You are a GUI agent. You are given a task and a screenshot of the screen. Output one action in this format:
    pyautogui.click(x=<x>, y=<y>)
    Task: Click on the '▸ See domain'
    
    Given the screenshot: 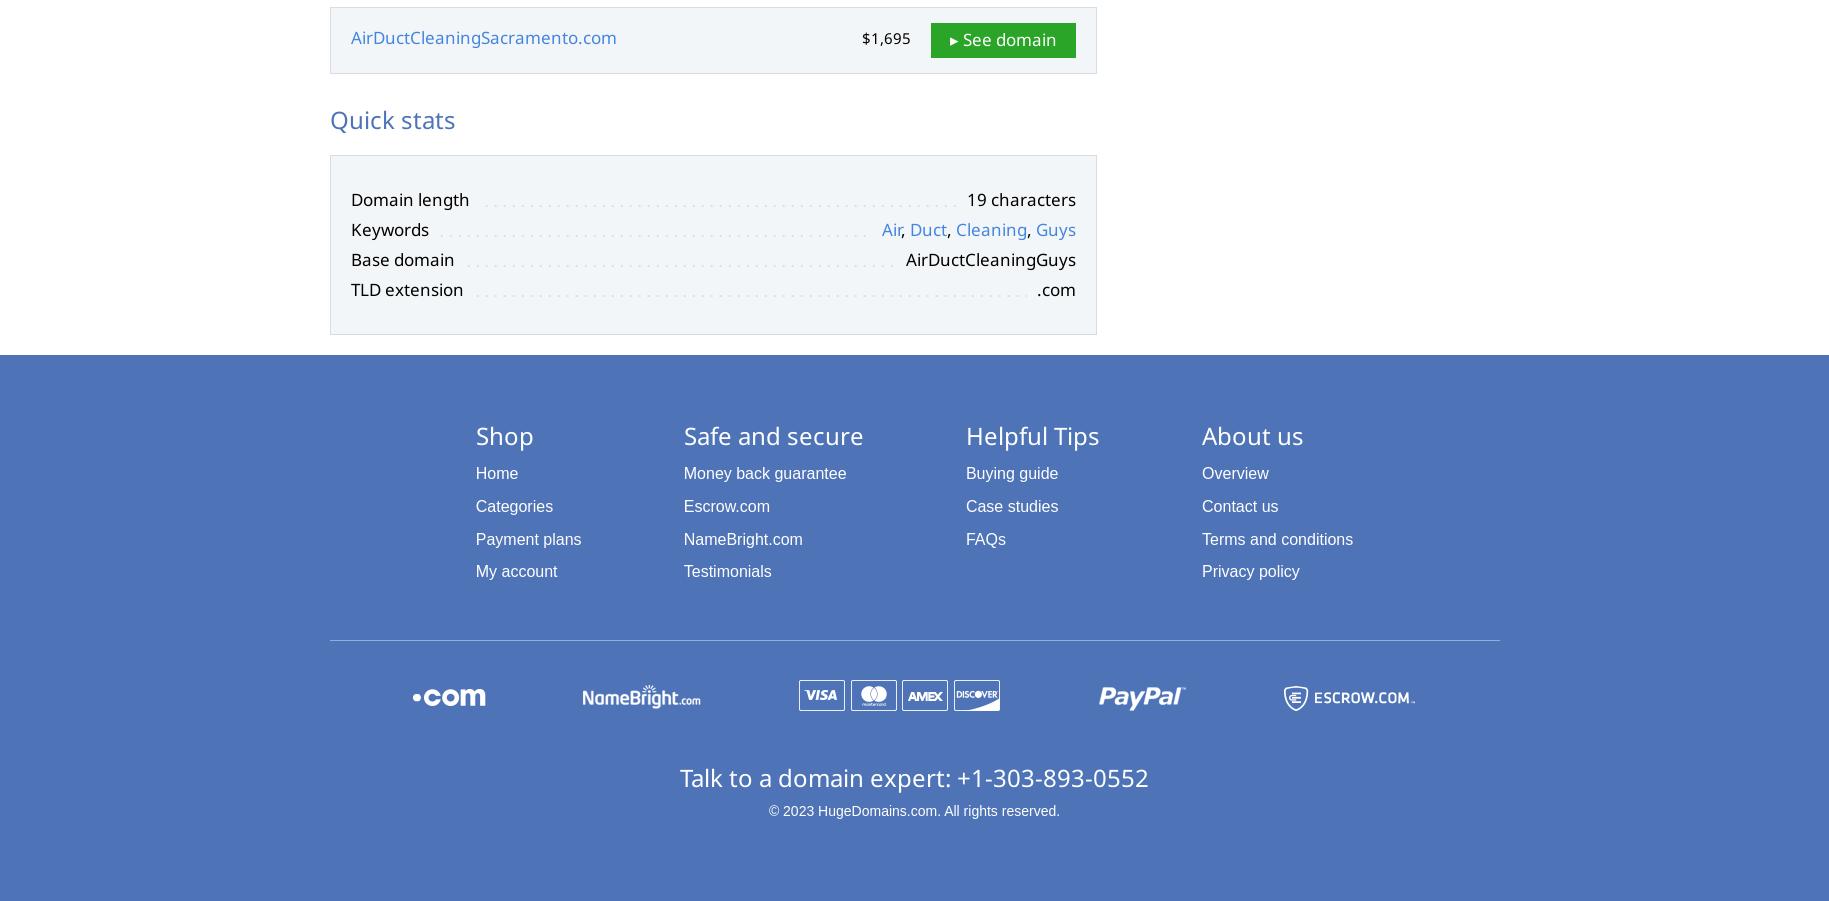 What is the action you would take?
    pyautogui.click(x=1002, y=37)
    